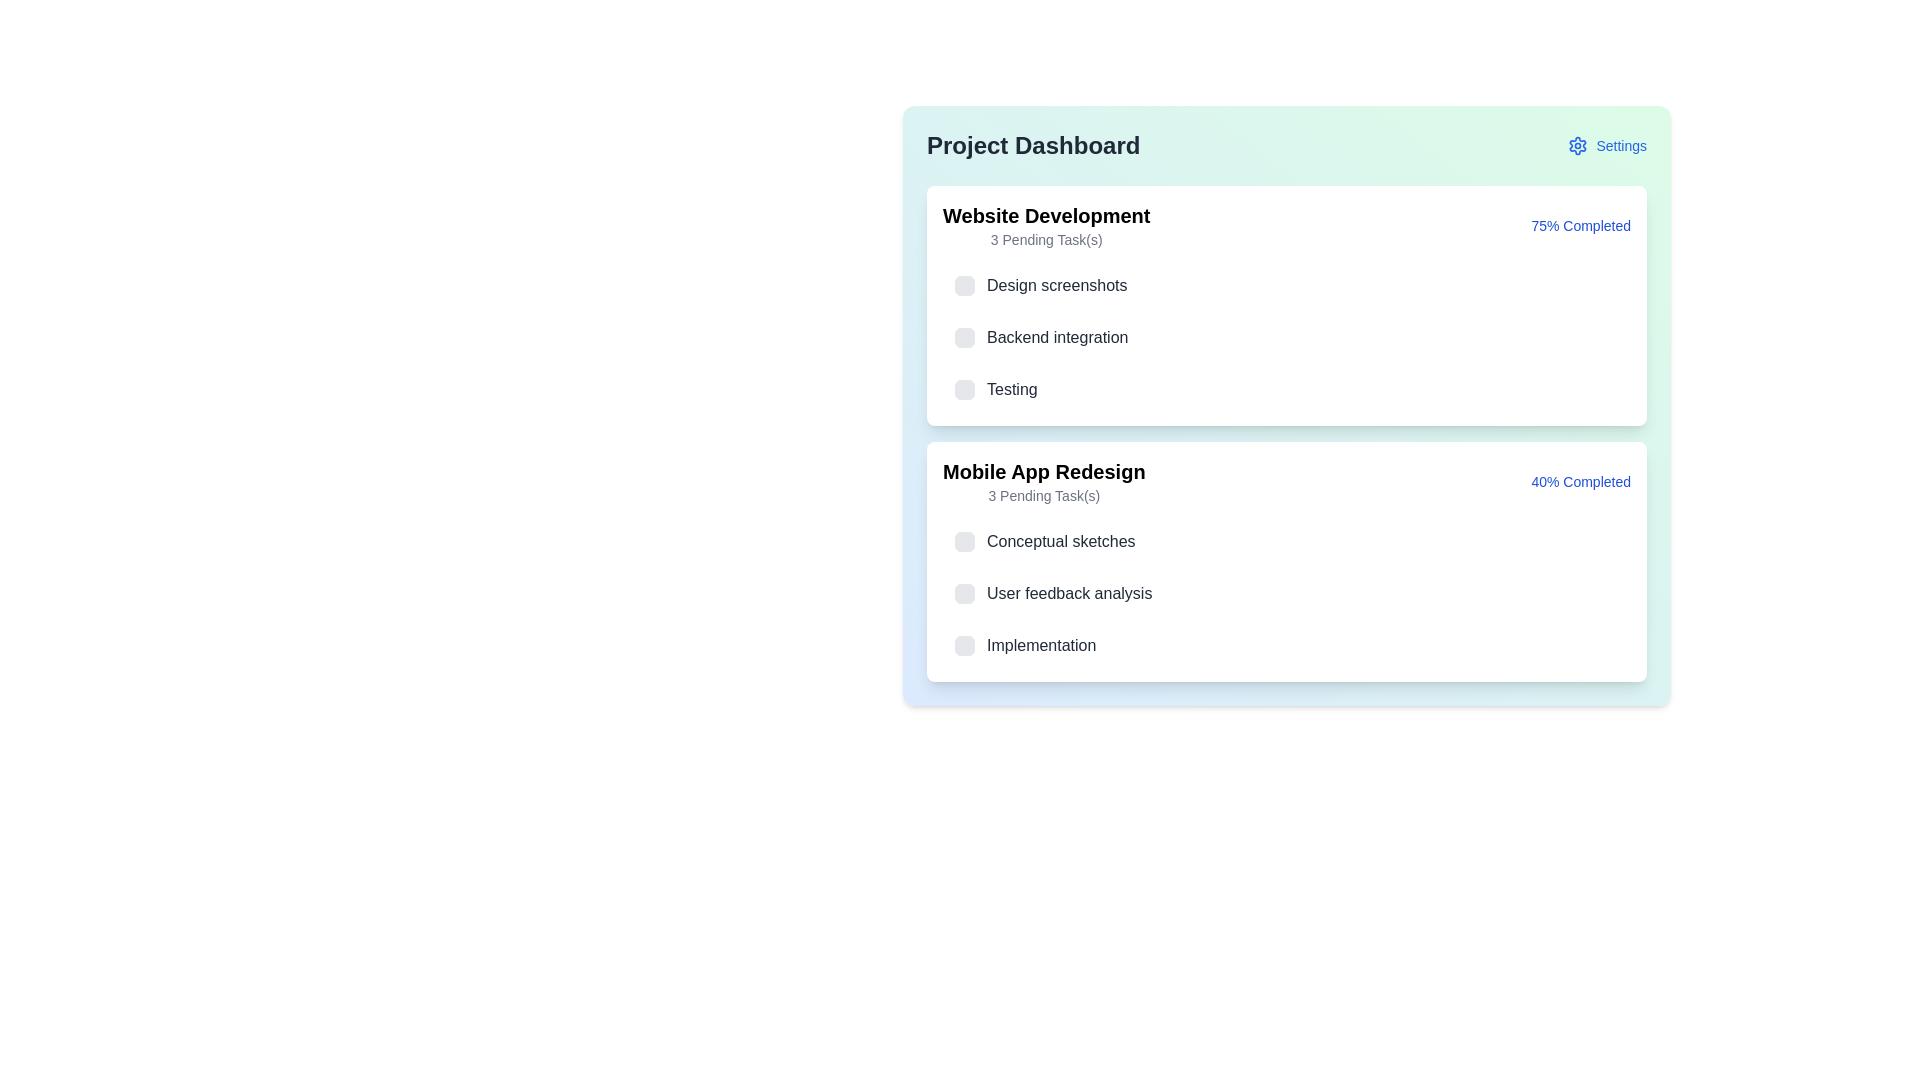  Describe the element at coordinates (1286, 645) in the screenshot. I see `the third list item with checkbox labeled 'Implementation'` at that location.